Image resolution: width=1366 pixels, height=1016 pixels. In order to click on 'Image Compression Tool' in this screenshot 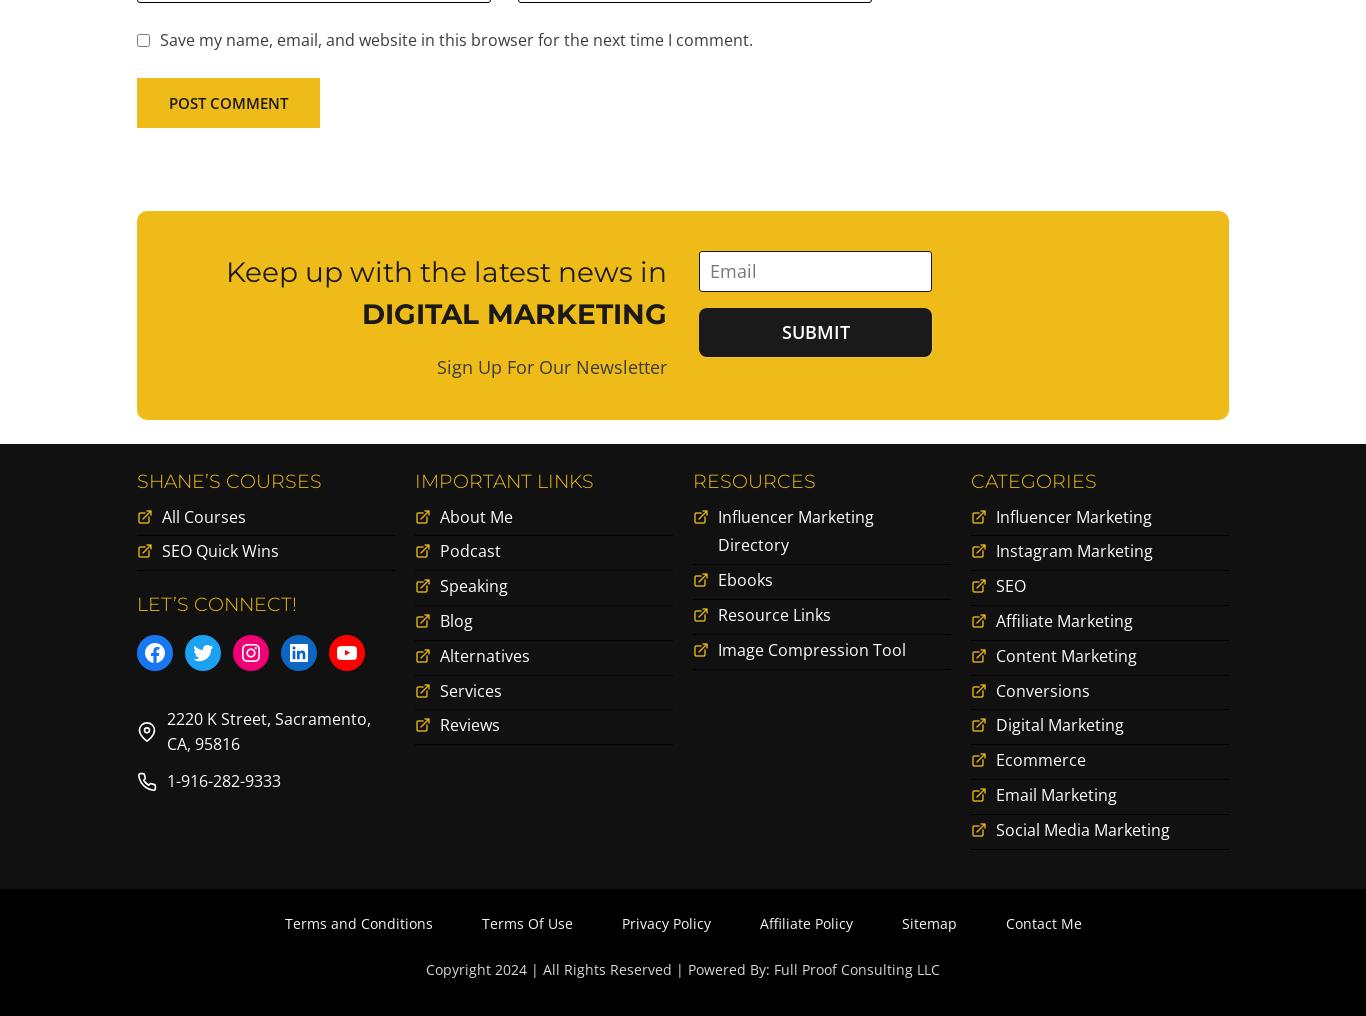, I will do `click(810, 652)`.